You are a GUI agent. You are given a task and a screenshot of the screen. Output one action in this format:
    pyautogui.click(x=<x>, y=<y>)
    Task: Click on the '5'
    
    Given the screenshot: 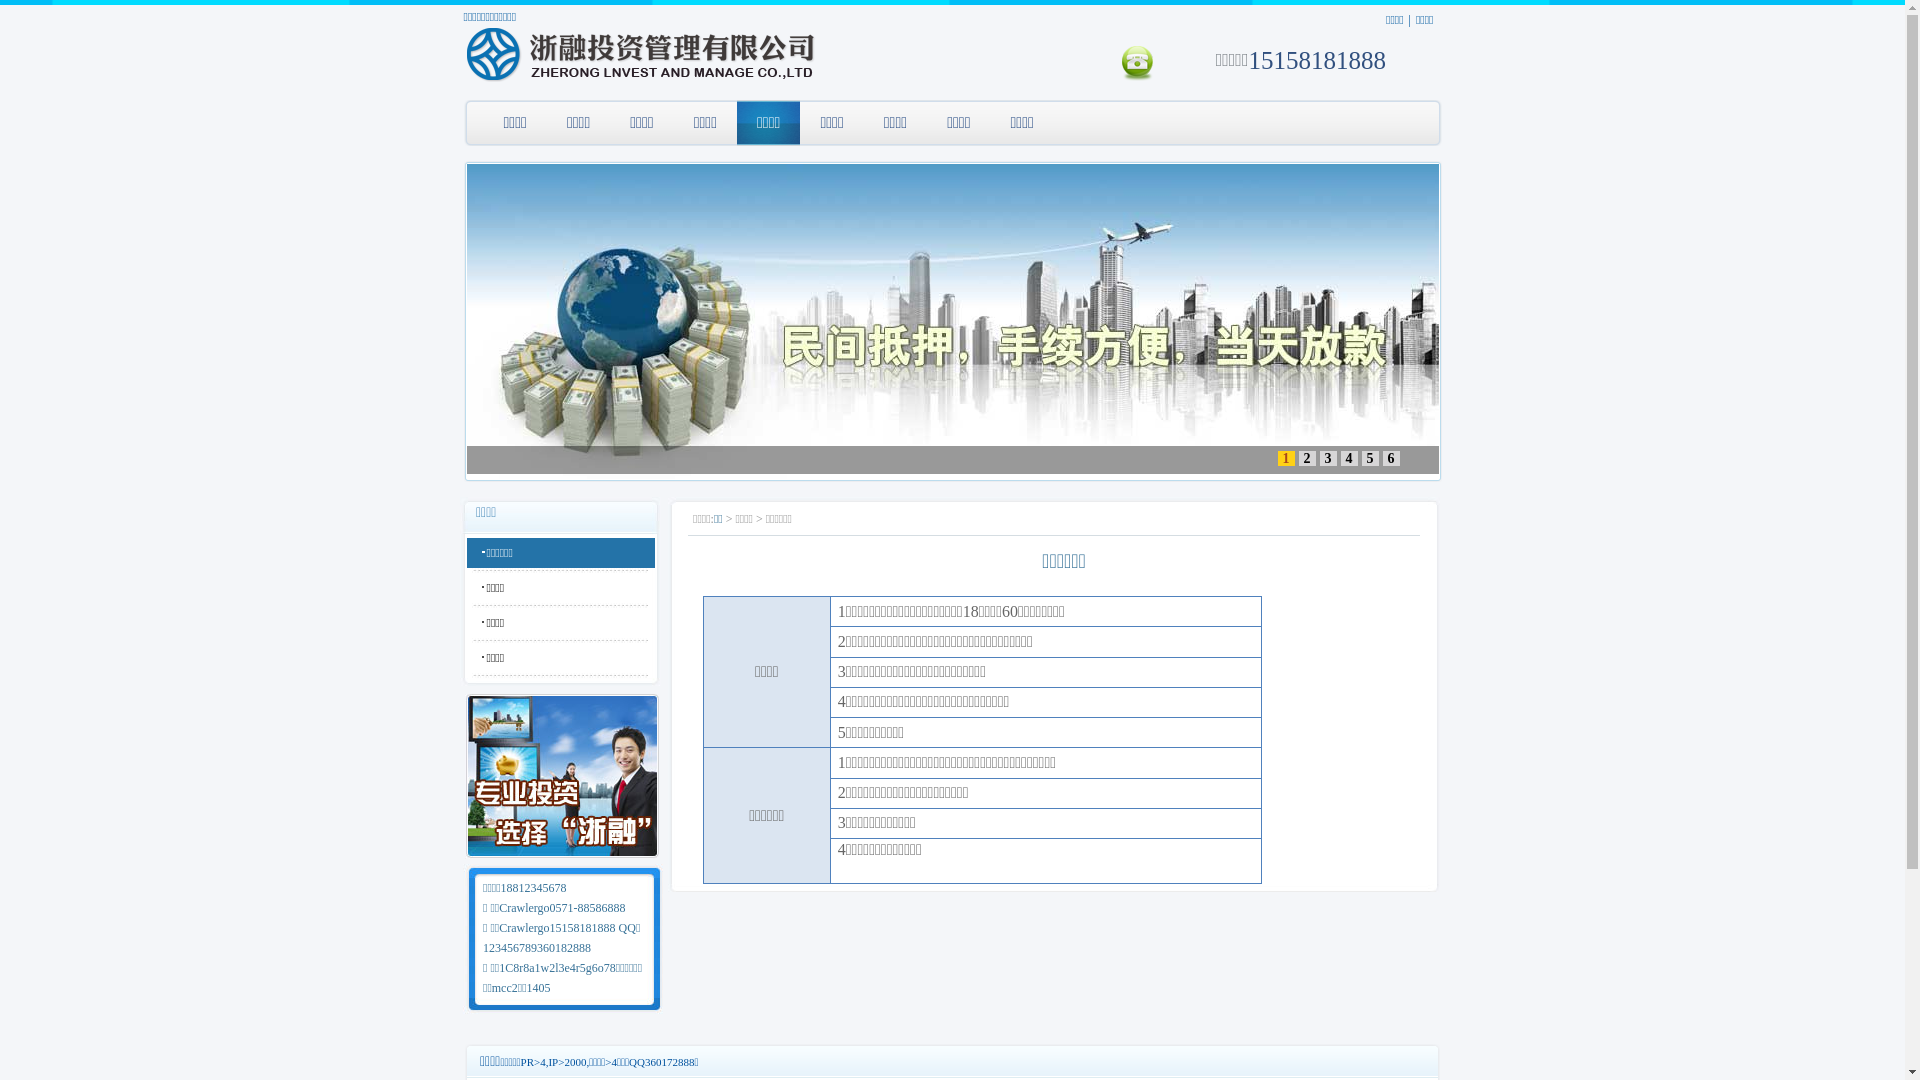 What is the action you would take?
    pyautogui.click(x=1369, y=458)
    